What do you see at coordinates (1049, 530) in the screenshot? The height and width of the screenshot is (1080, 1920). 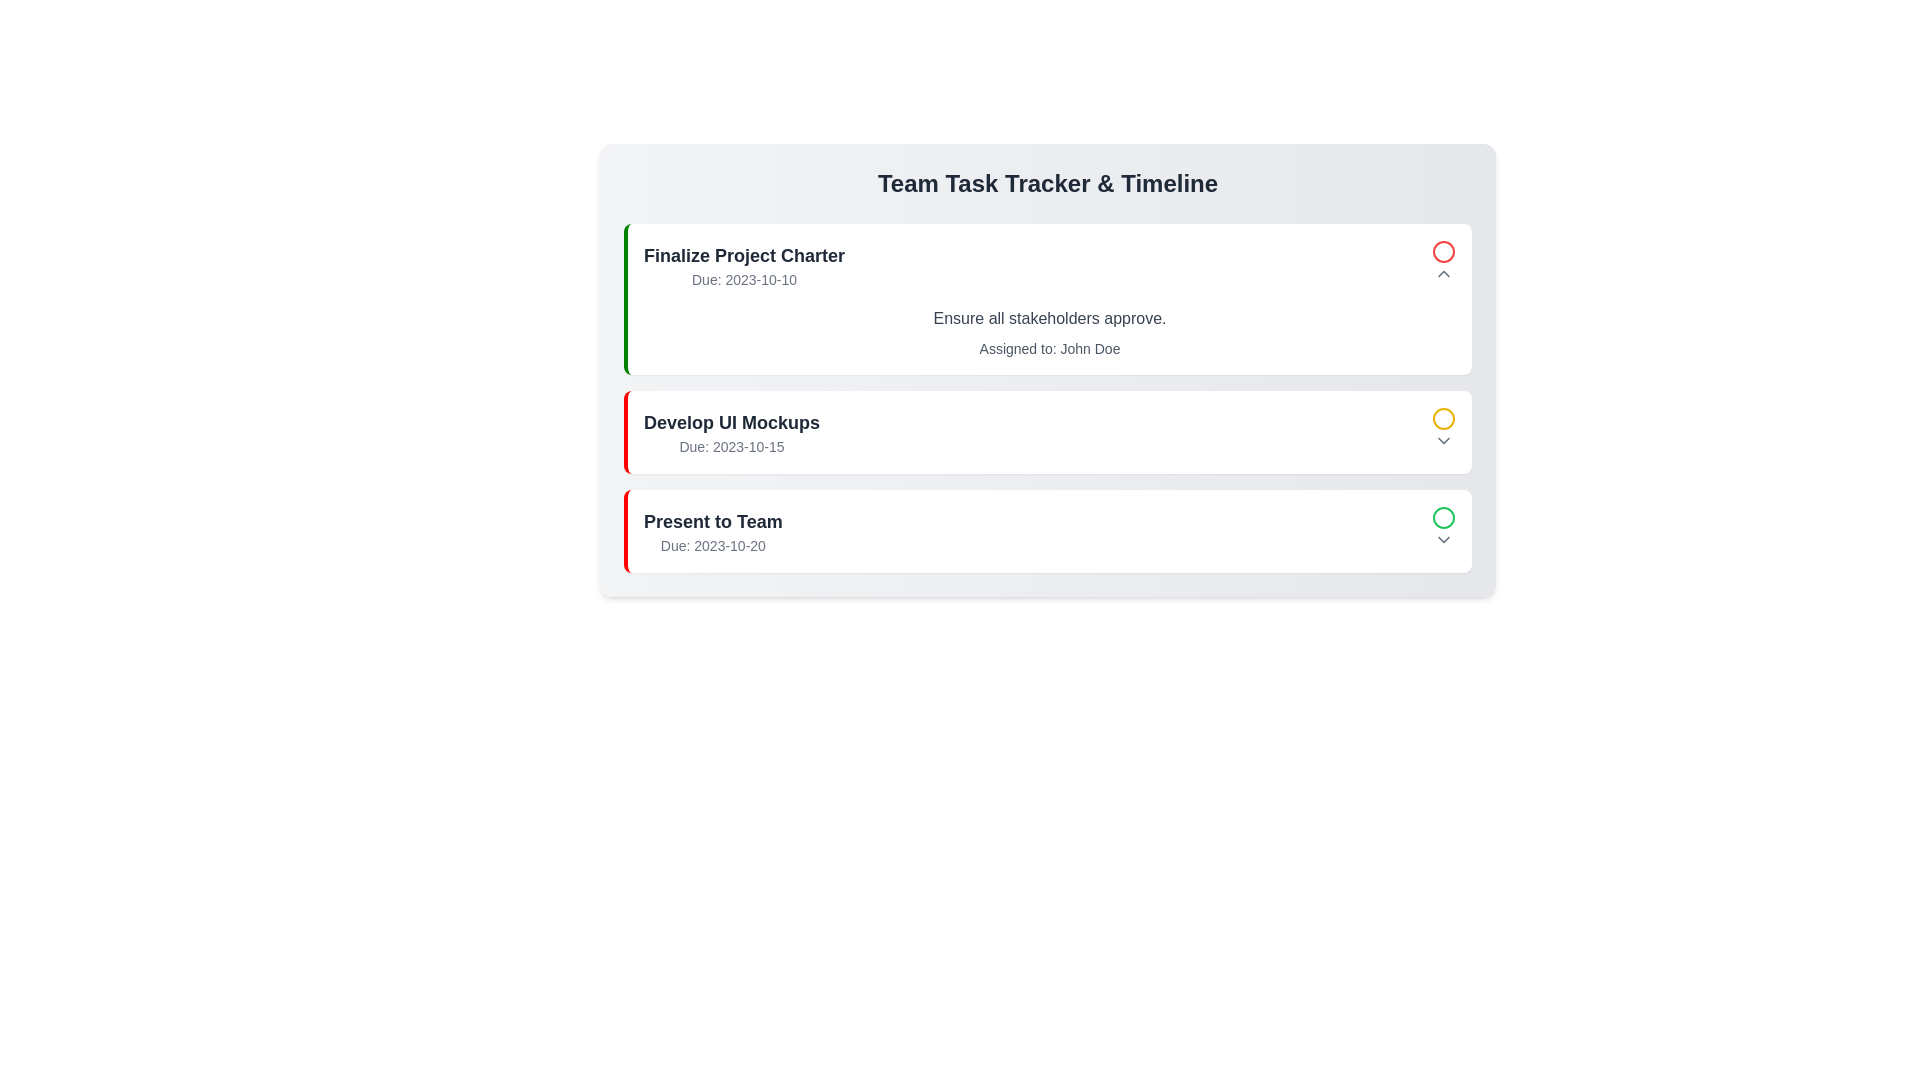 I see `the third task card in the task management tool, which is positioned below the 'Develop UI Mockups' card and has a red border on its left` at bounding box center [1049, 530].